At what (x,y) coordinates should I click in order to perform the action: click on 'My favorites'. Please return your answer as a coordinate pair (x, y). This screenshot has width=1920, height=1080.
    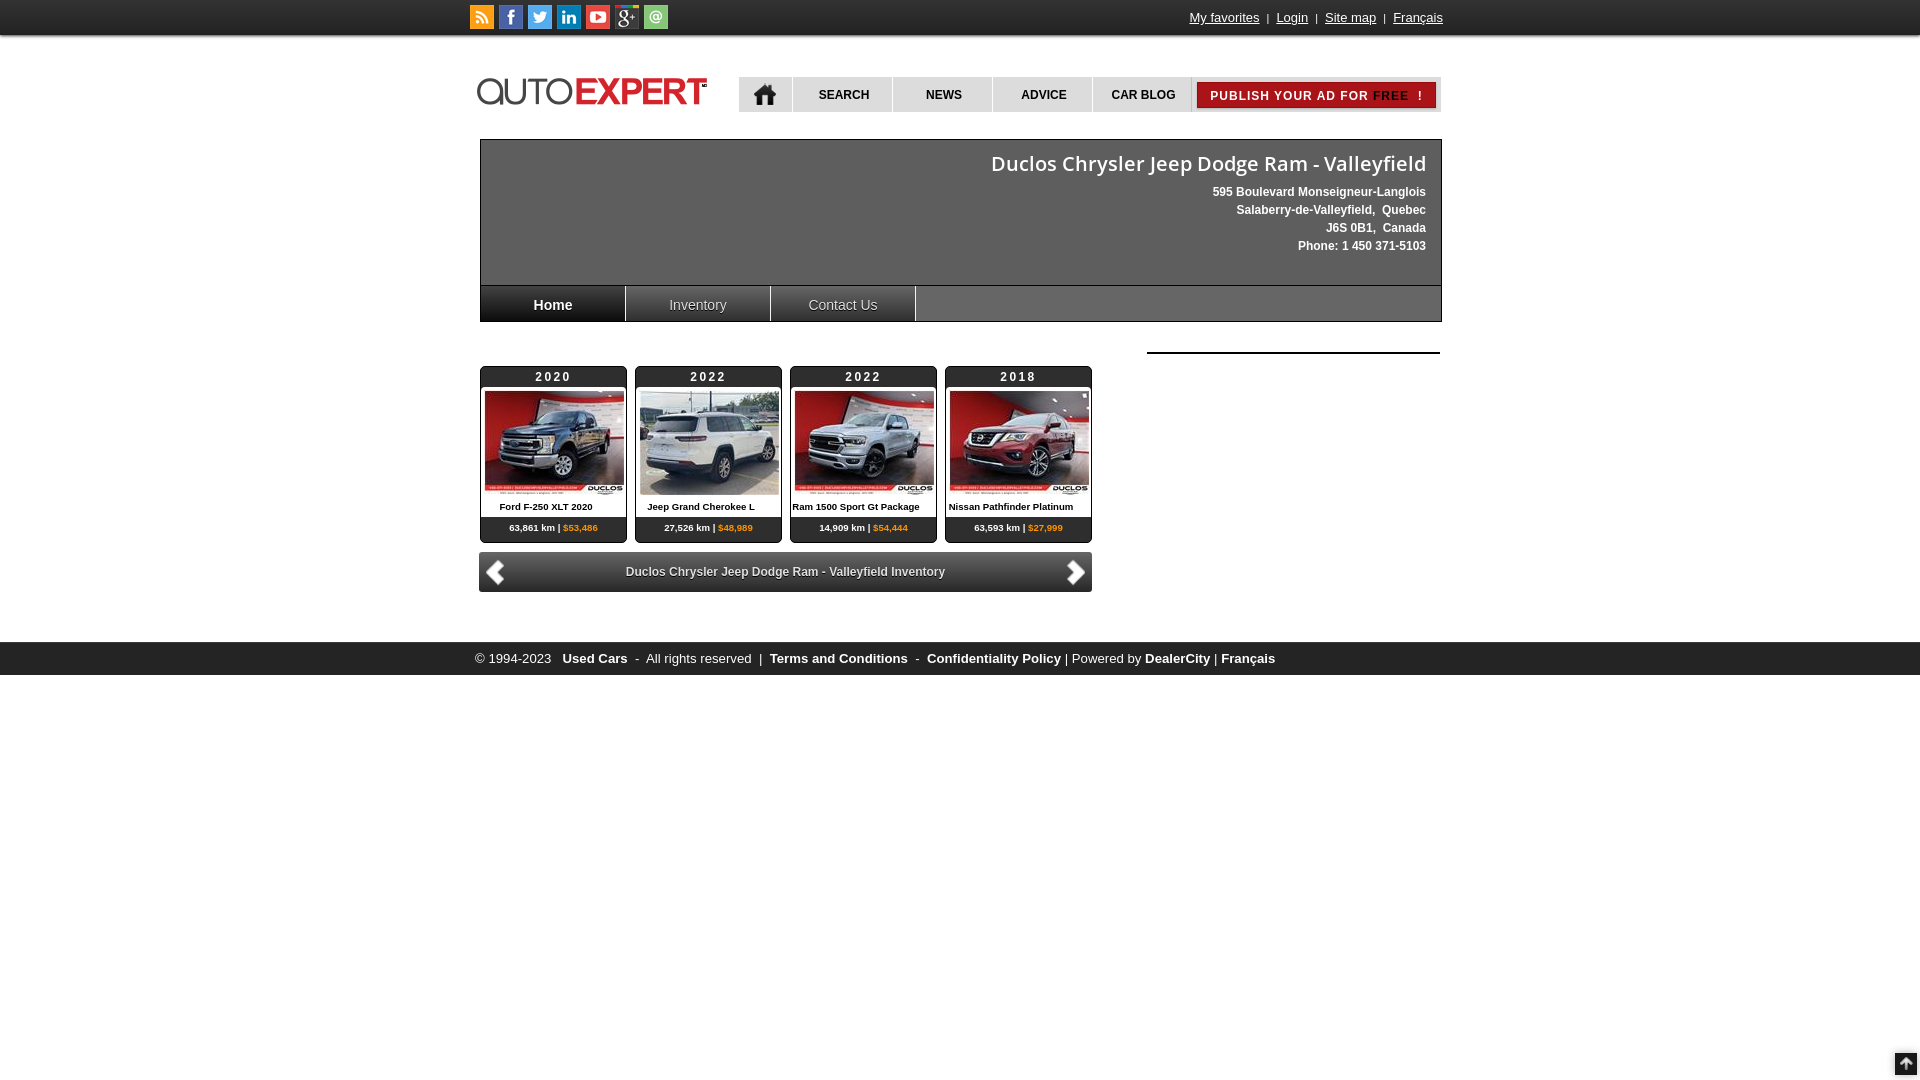
    Looking at the image, I should click on (1223, 17).